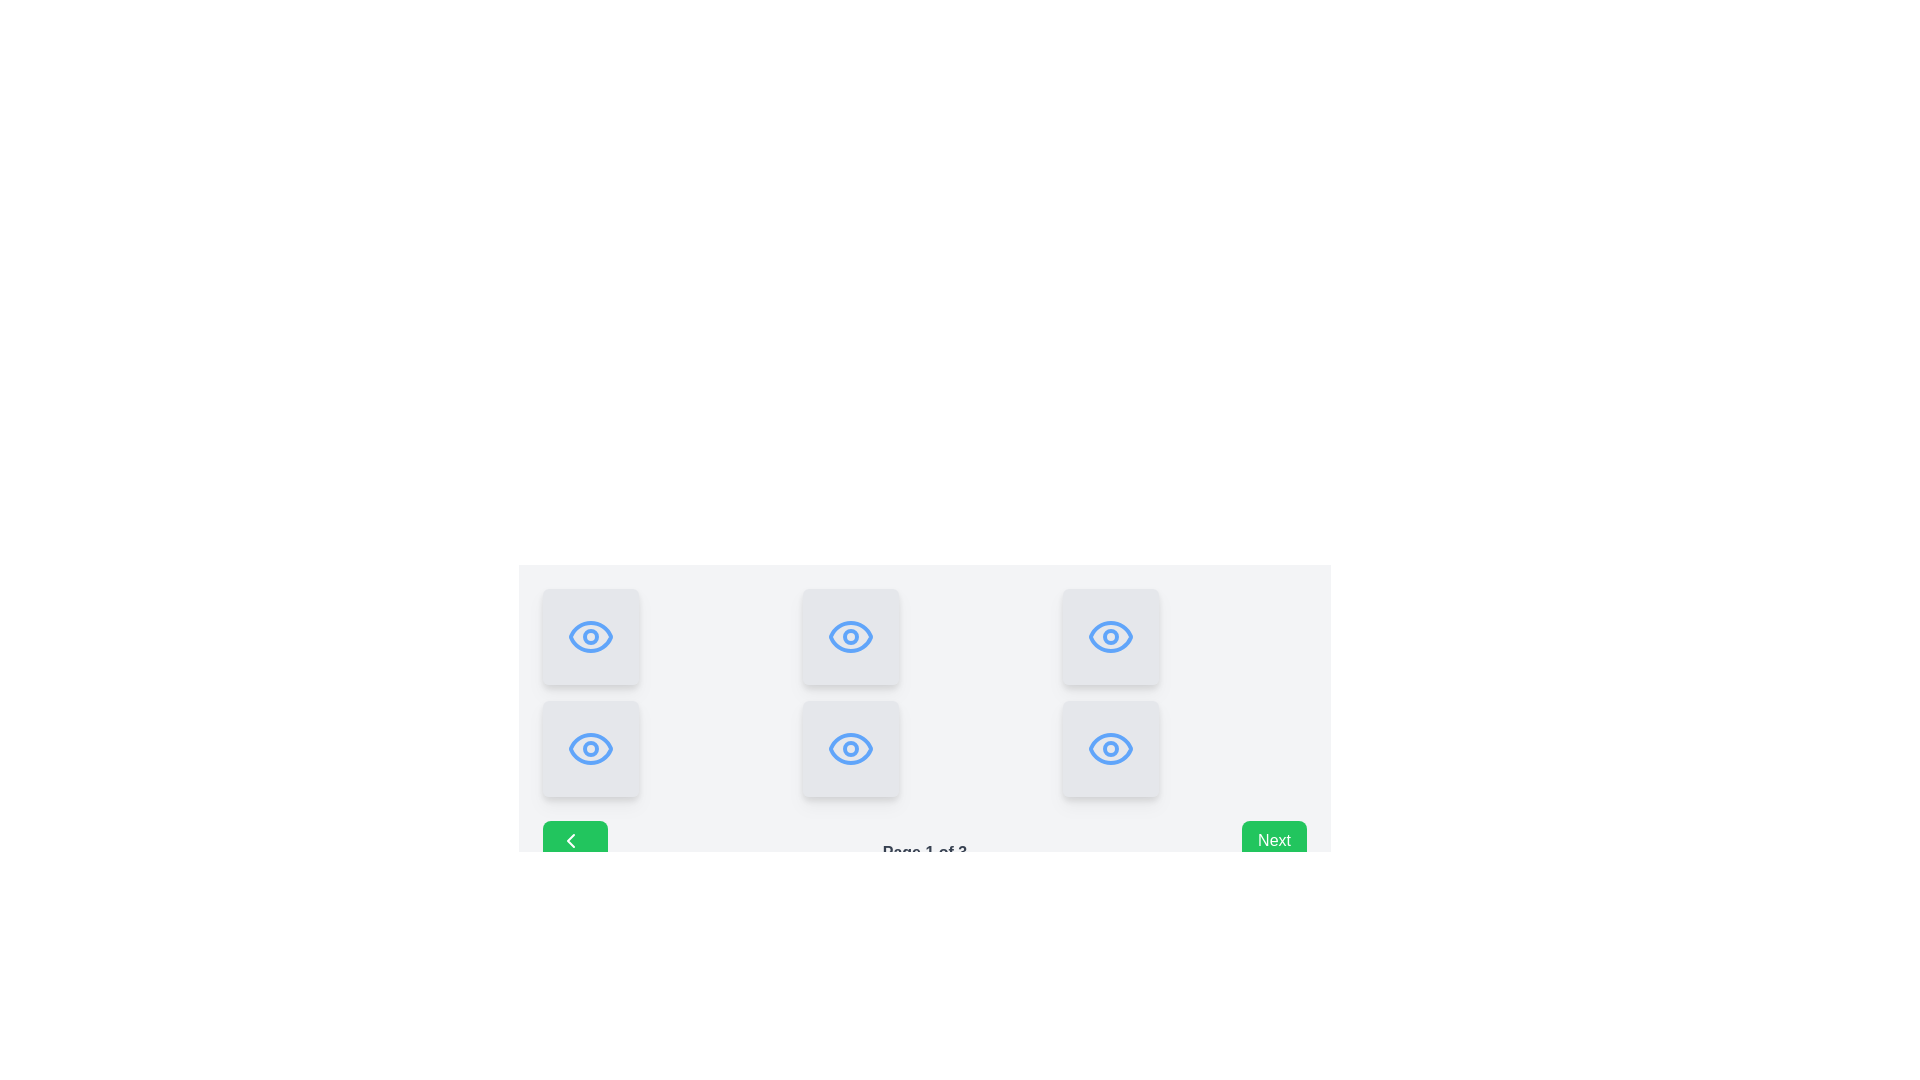 The height and width of the screenshot is (1080, 1920). Describe the element at coordinates (1109, 748) in the screenshot. I see `the interactive button located in the lower-right corner of a 3x3 grid` at that location.